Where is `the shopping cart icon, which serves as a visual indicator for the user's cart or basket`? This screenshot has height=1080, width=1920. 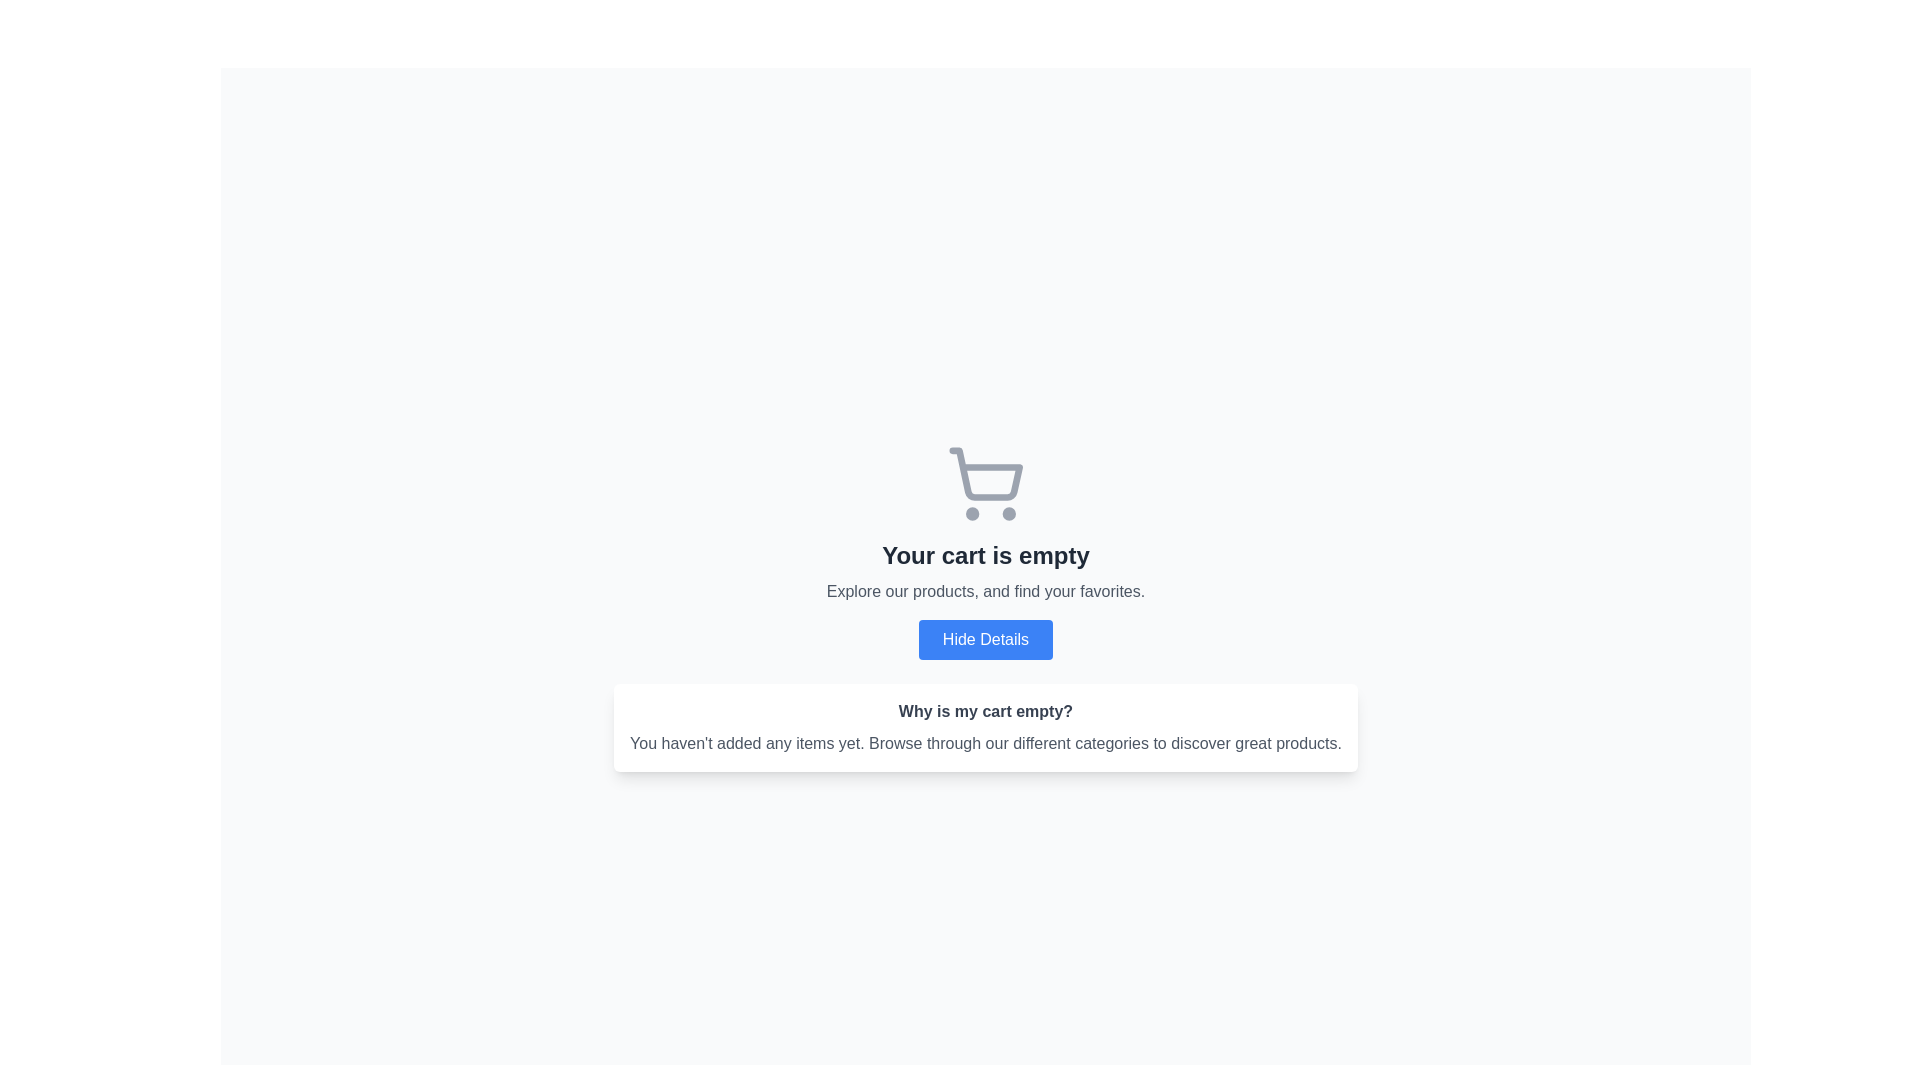
the shopping cart icon, which serves as a visual indicator for the user's cart or basket is located at coordinates (986, 474).